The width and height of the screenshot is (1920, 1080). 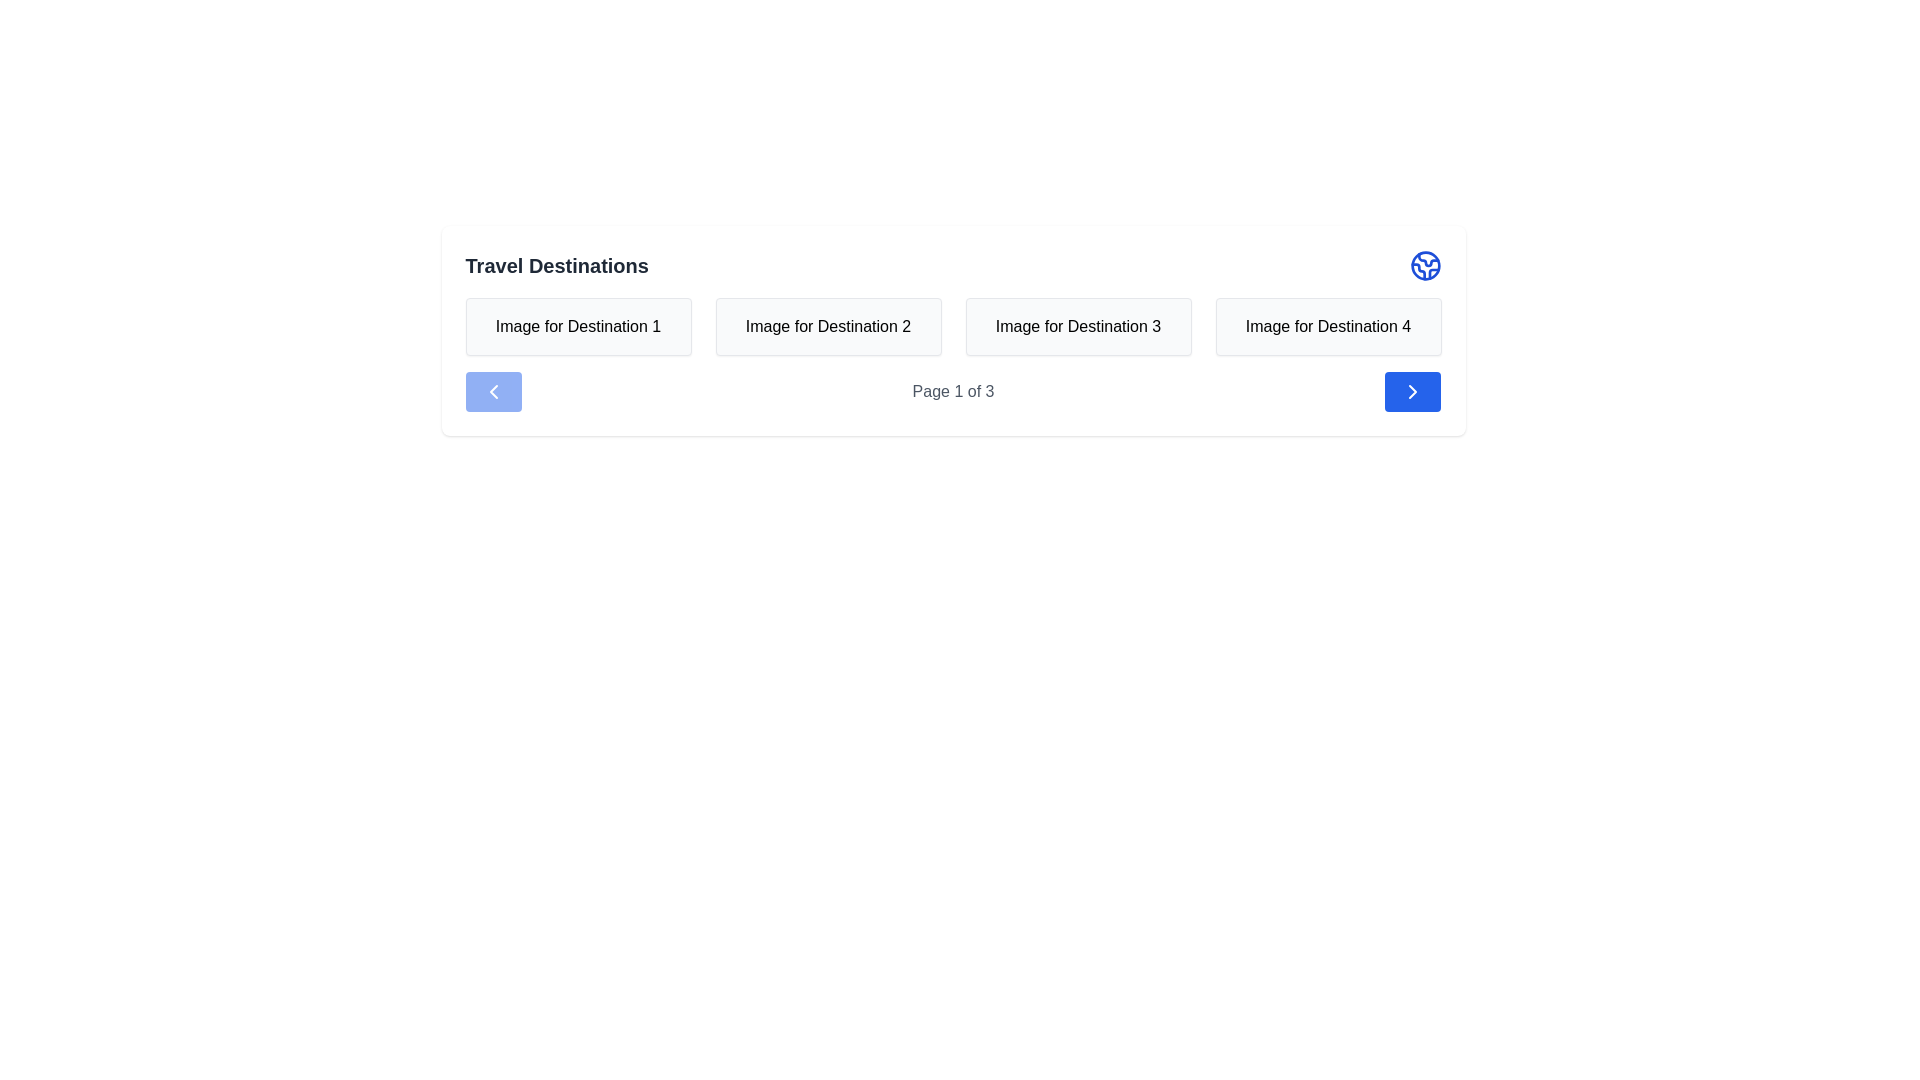 I want to click on first button in the pagination control at the bottom of the page for accessibility purposes, so click(x=493, y=392).